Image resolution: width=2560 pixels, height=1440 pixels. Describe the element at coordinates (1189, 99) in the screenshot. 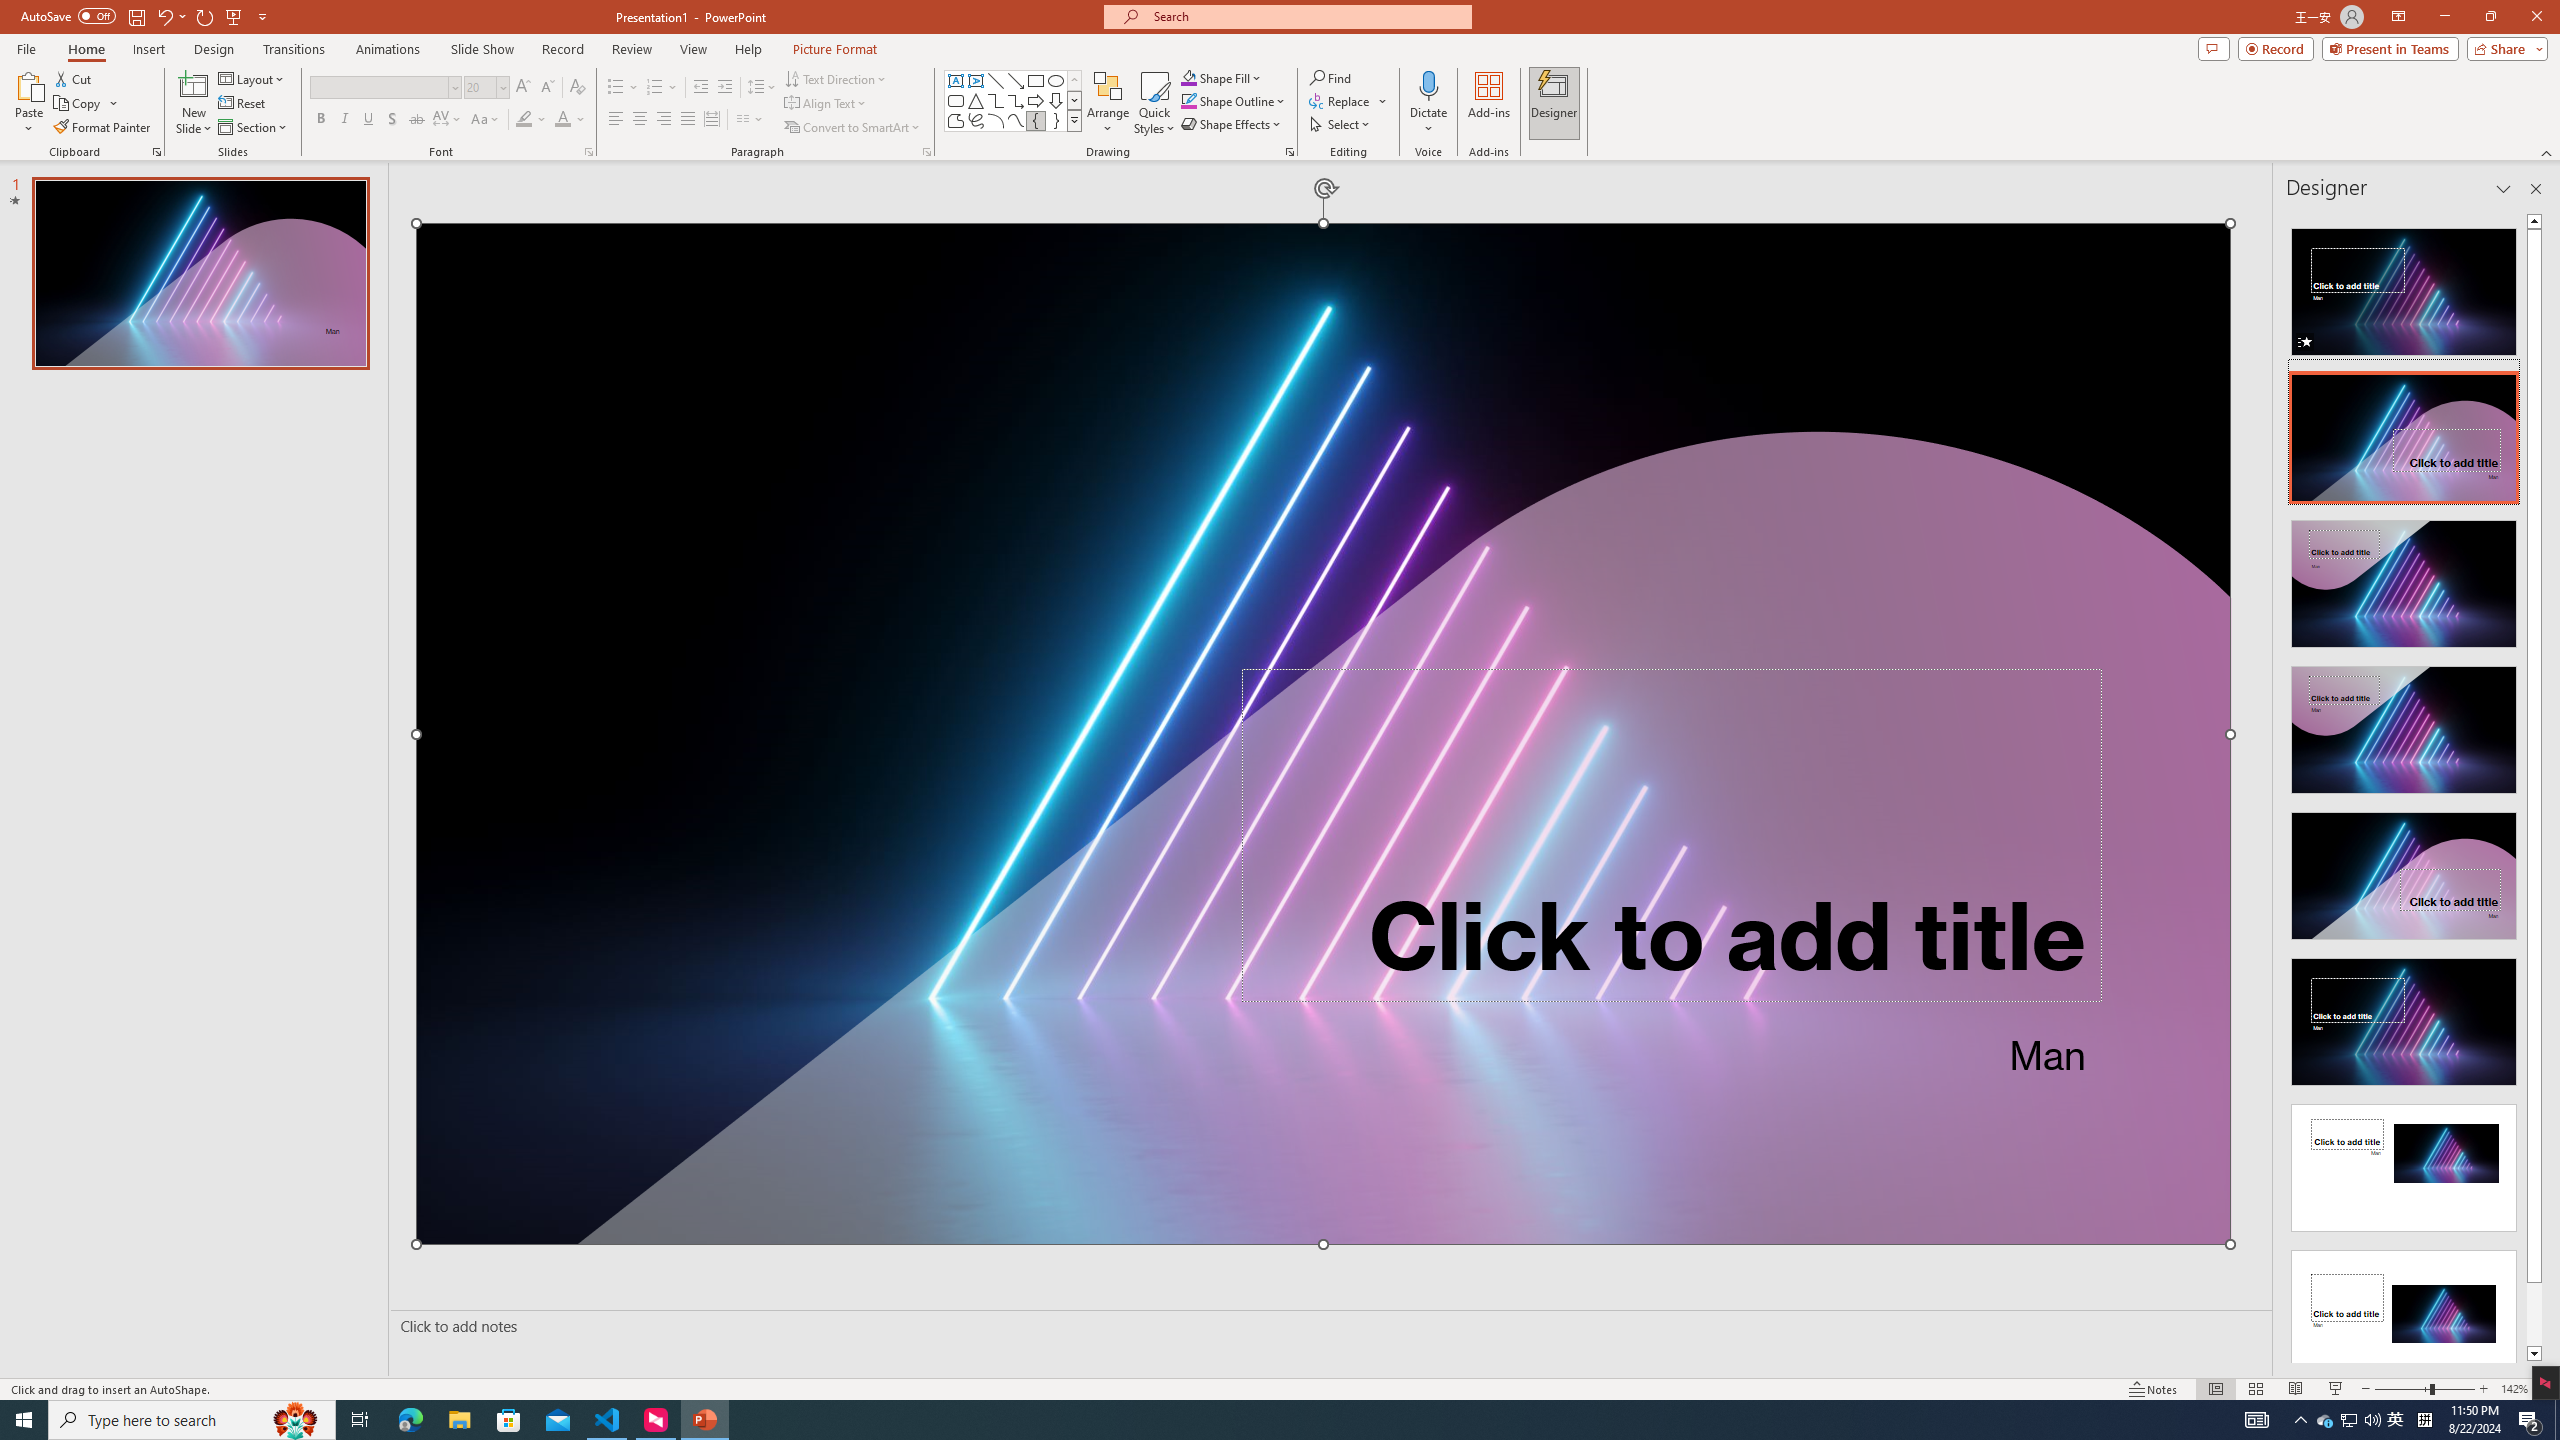

I see `'Shape Outline Blue, Accent 1'` at that location.